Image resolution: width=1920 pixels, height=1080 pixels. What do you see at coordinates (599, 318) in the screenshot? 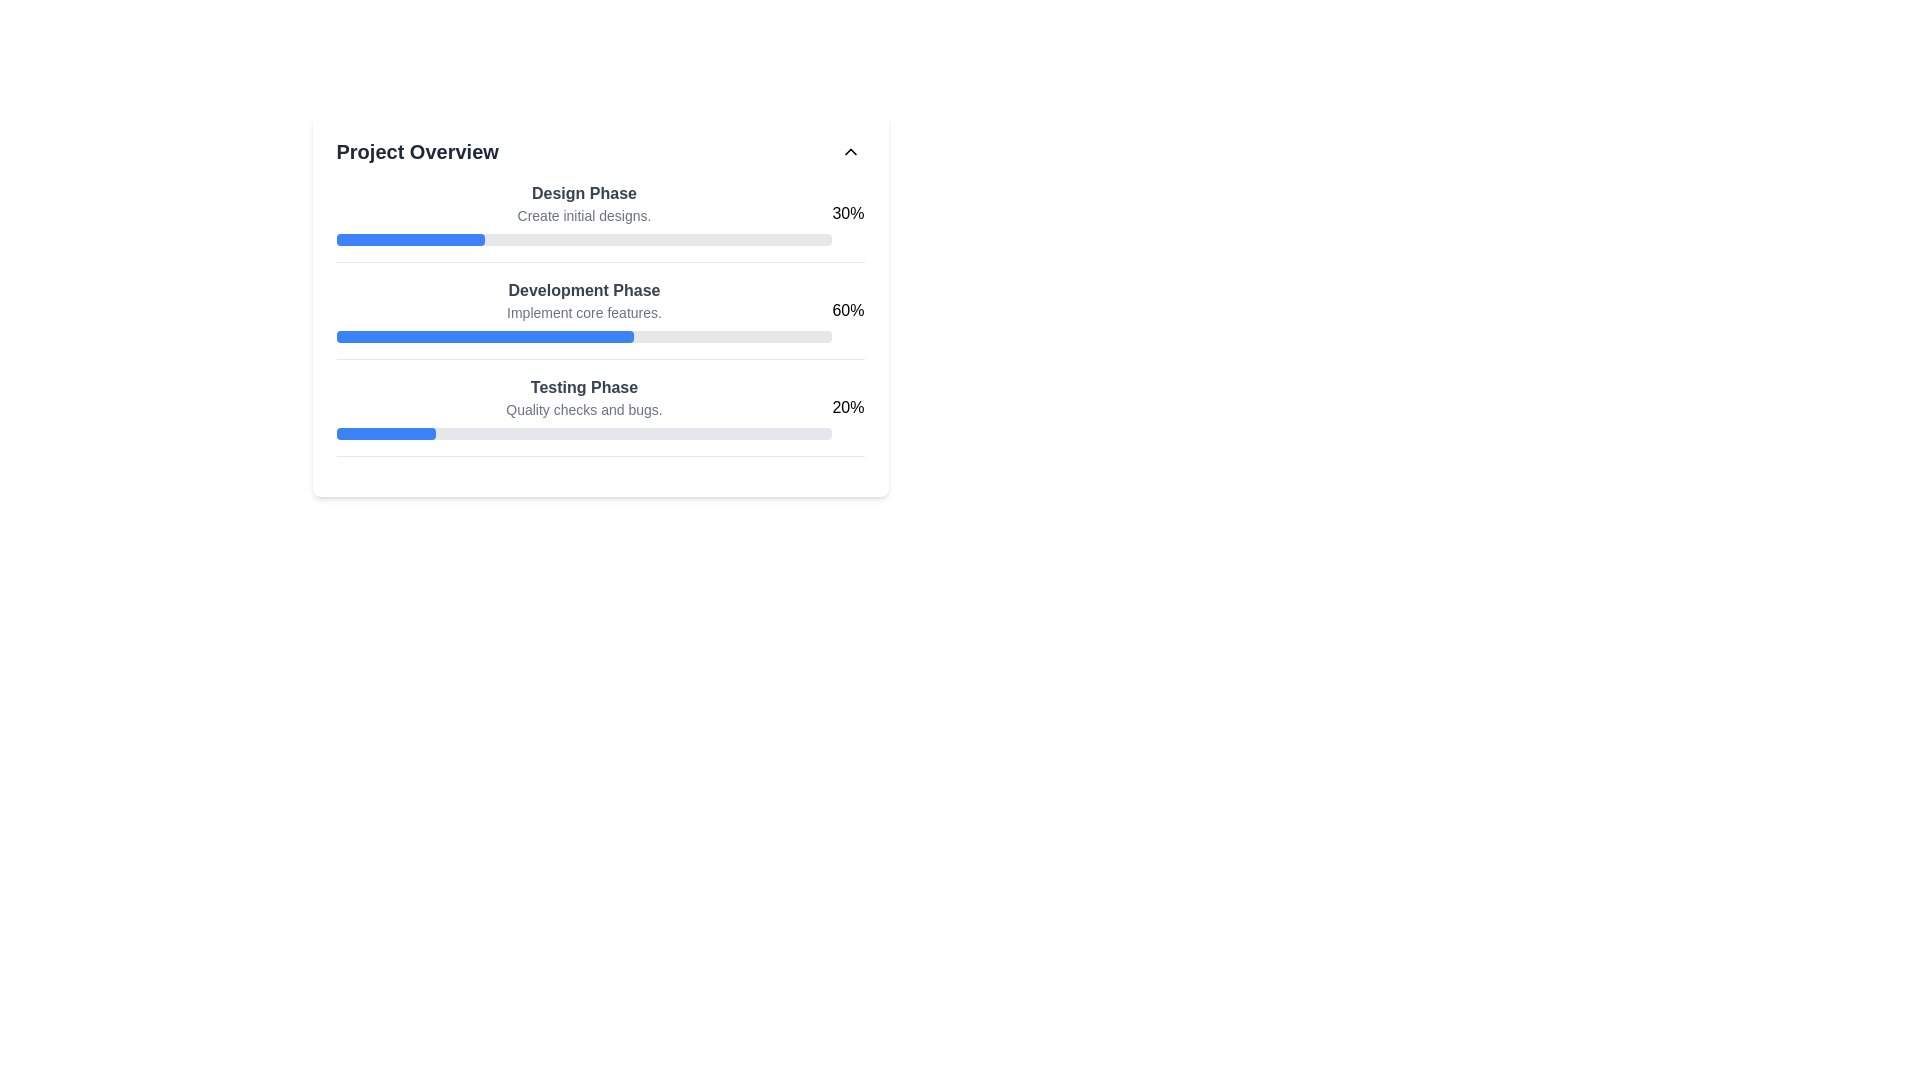
I see `the Progress bar list in the 'Project Overview' section` at bounding box center [599, 318].